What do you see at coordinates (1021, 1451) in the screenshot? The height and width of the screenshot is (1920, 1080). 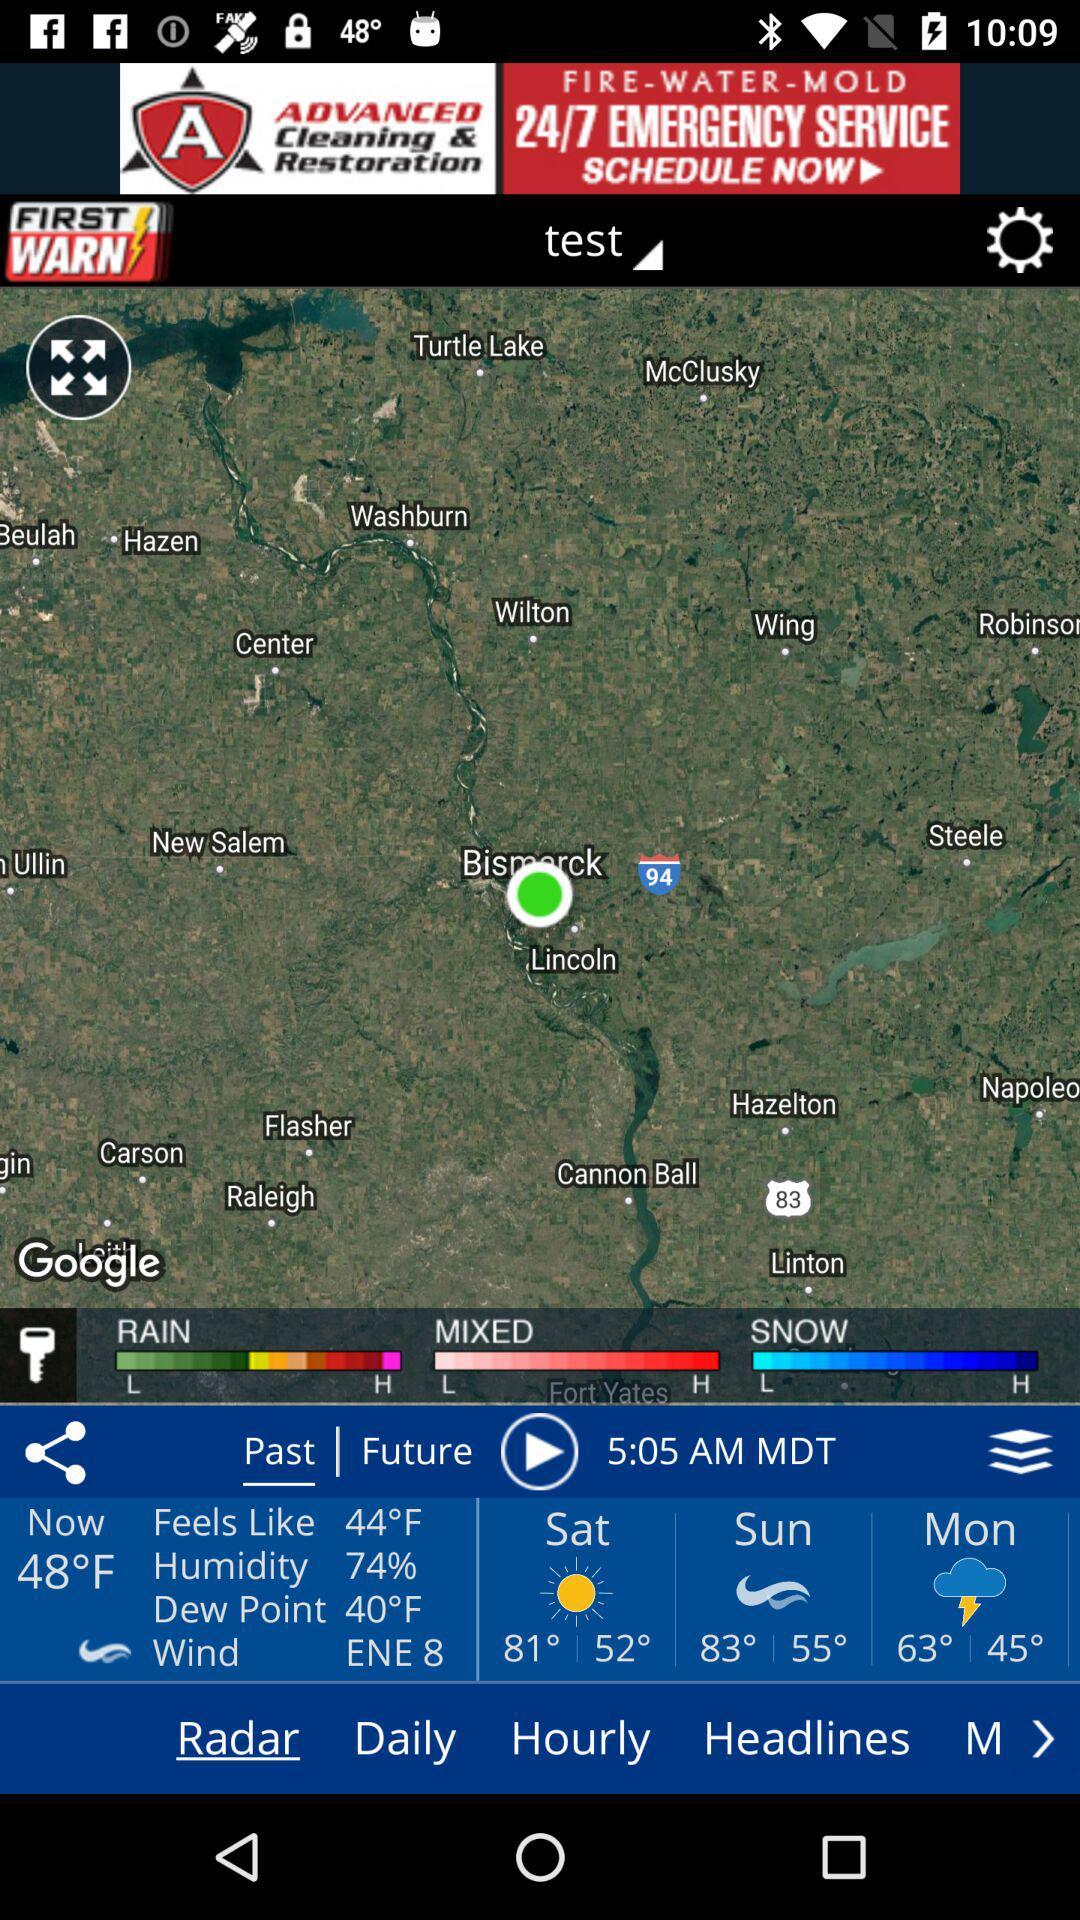 I see `icon on the right side of 505 am mdt` at bounding box center [1021, 1451].